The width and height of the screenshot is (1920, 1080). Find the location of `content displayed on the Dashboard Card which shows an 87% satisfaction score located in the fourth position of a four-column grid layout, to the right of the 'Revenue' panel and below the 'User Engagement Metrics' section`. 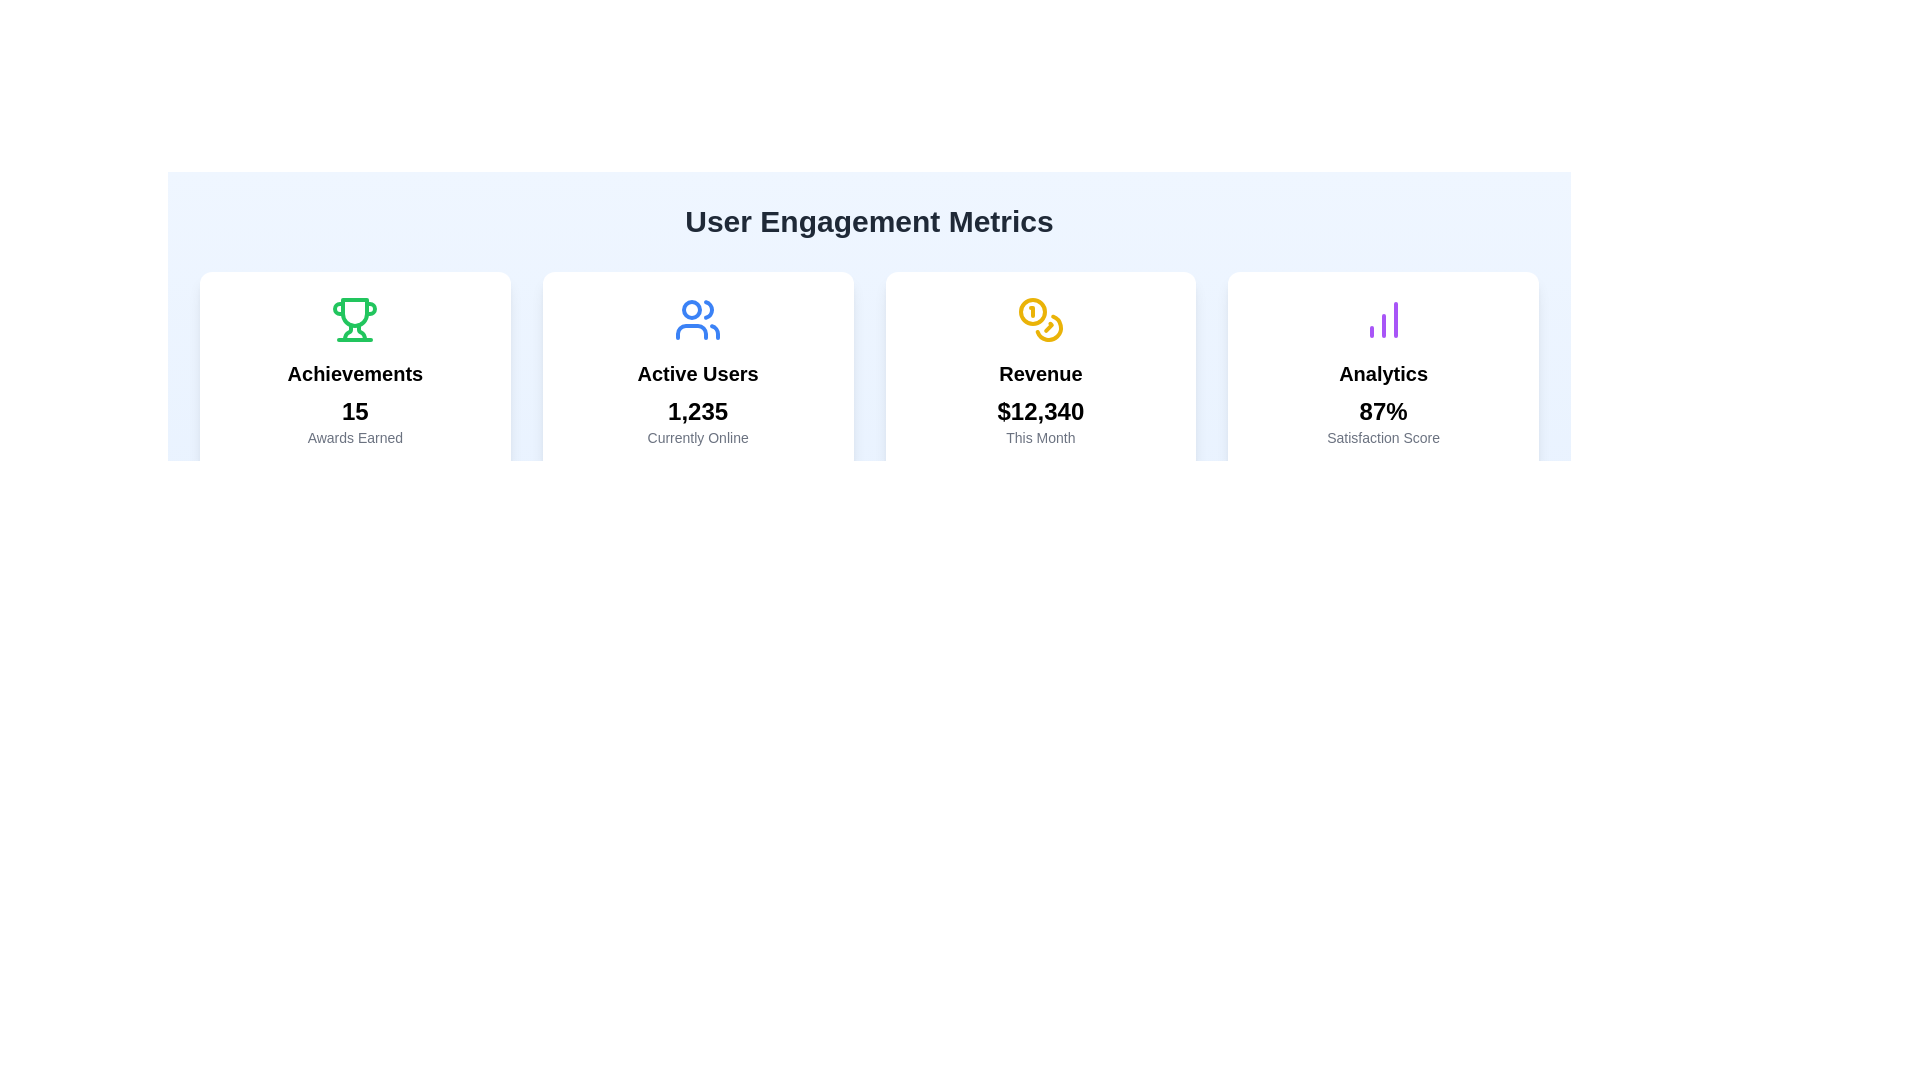

content displayed on the Dashboard Card which shows an 87% satisfaction score located in the fourth position of a four-column grid layout, to the right of the 'Revenue' panel and below the 'User Engagement Metrics' section is located at coordinates (1382, 371).